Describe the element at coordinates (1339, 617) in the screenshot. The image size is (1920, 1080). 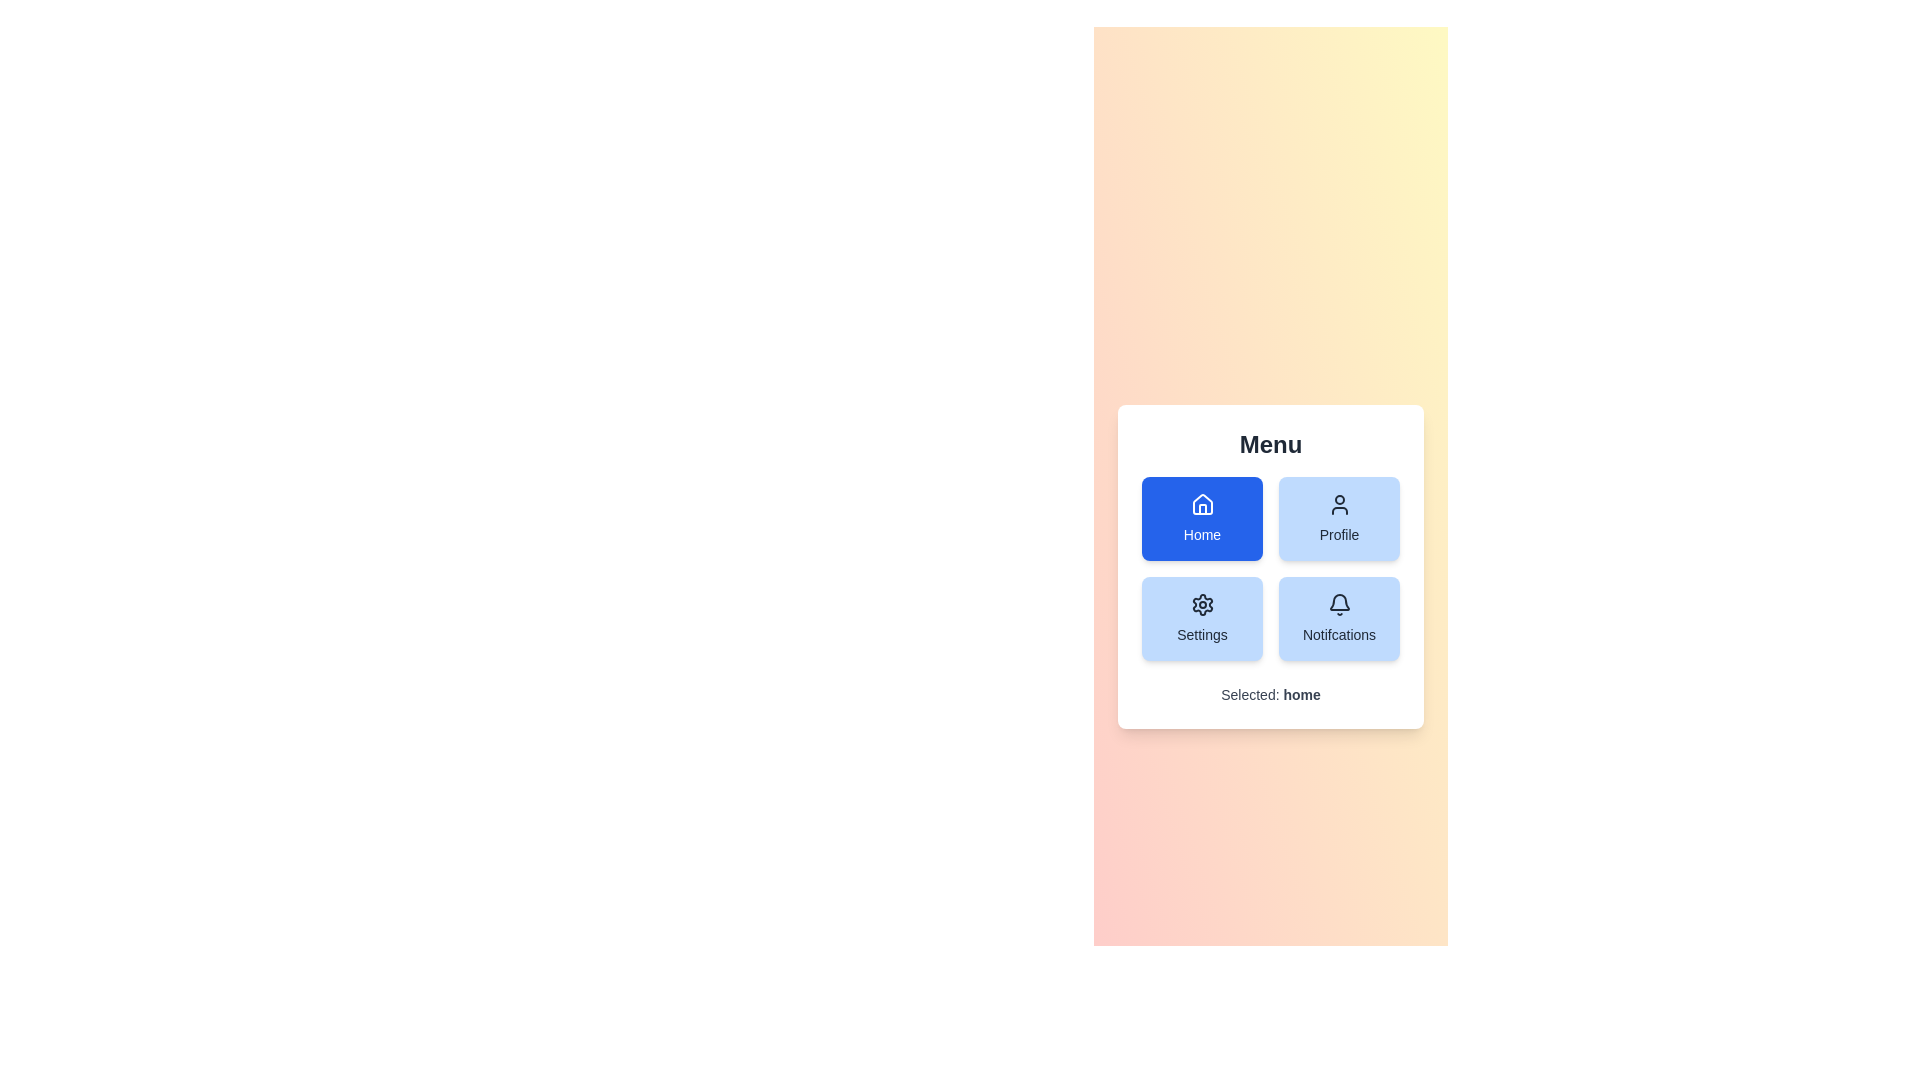
I see `the Notifications button to select it` at that location.